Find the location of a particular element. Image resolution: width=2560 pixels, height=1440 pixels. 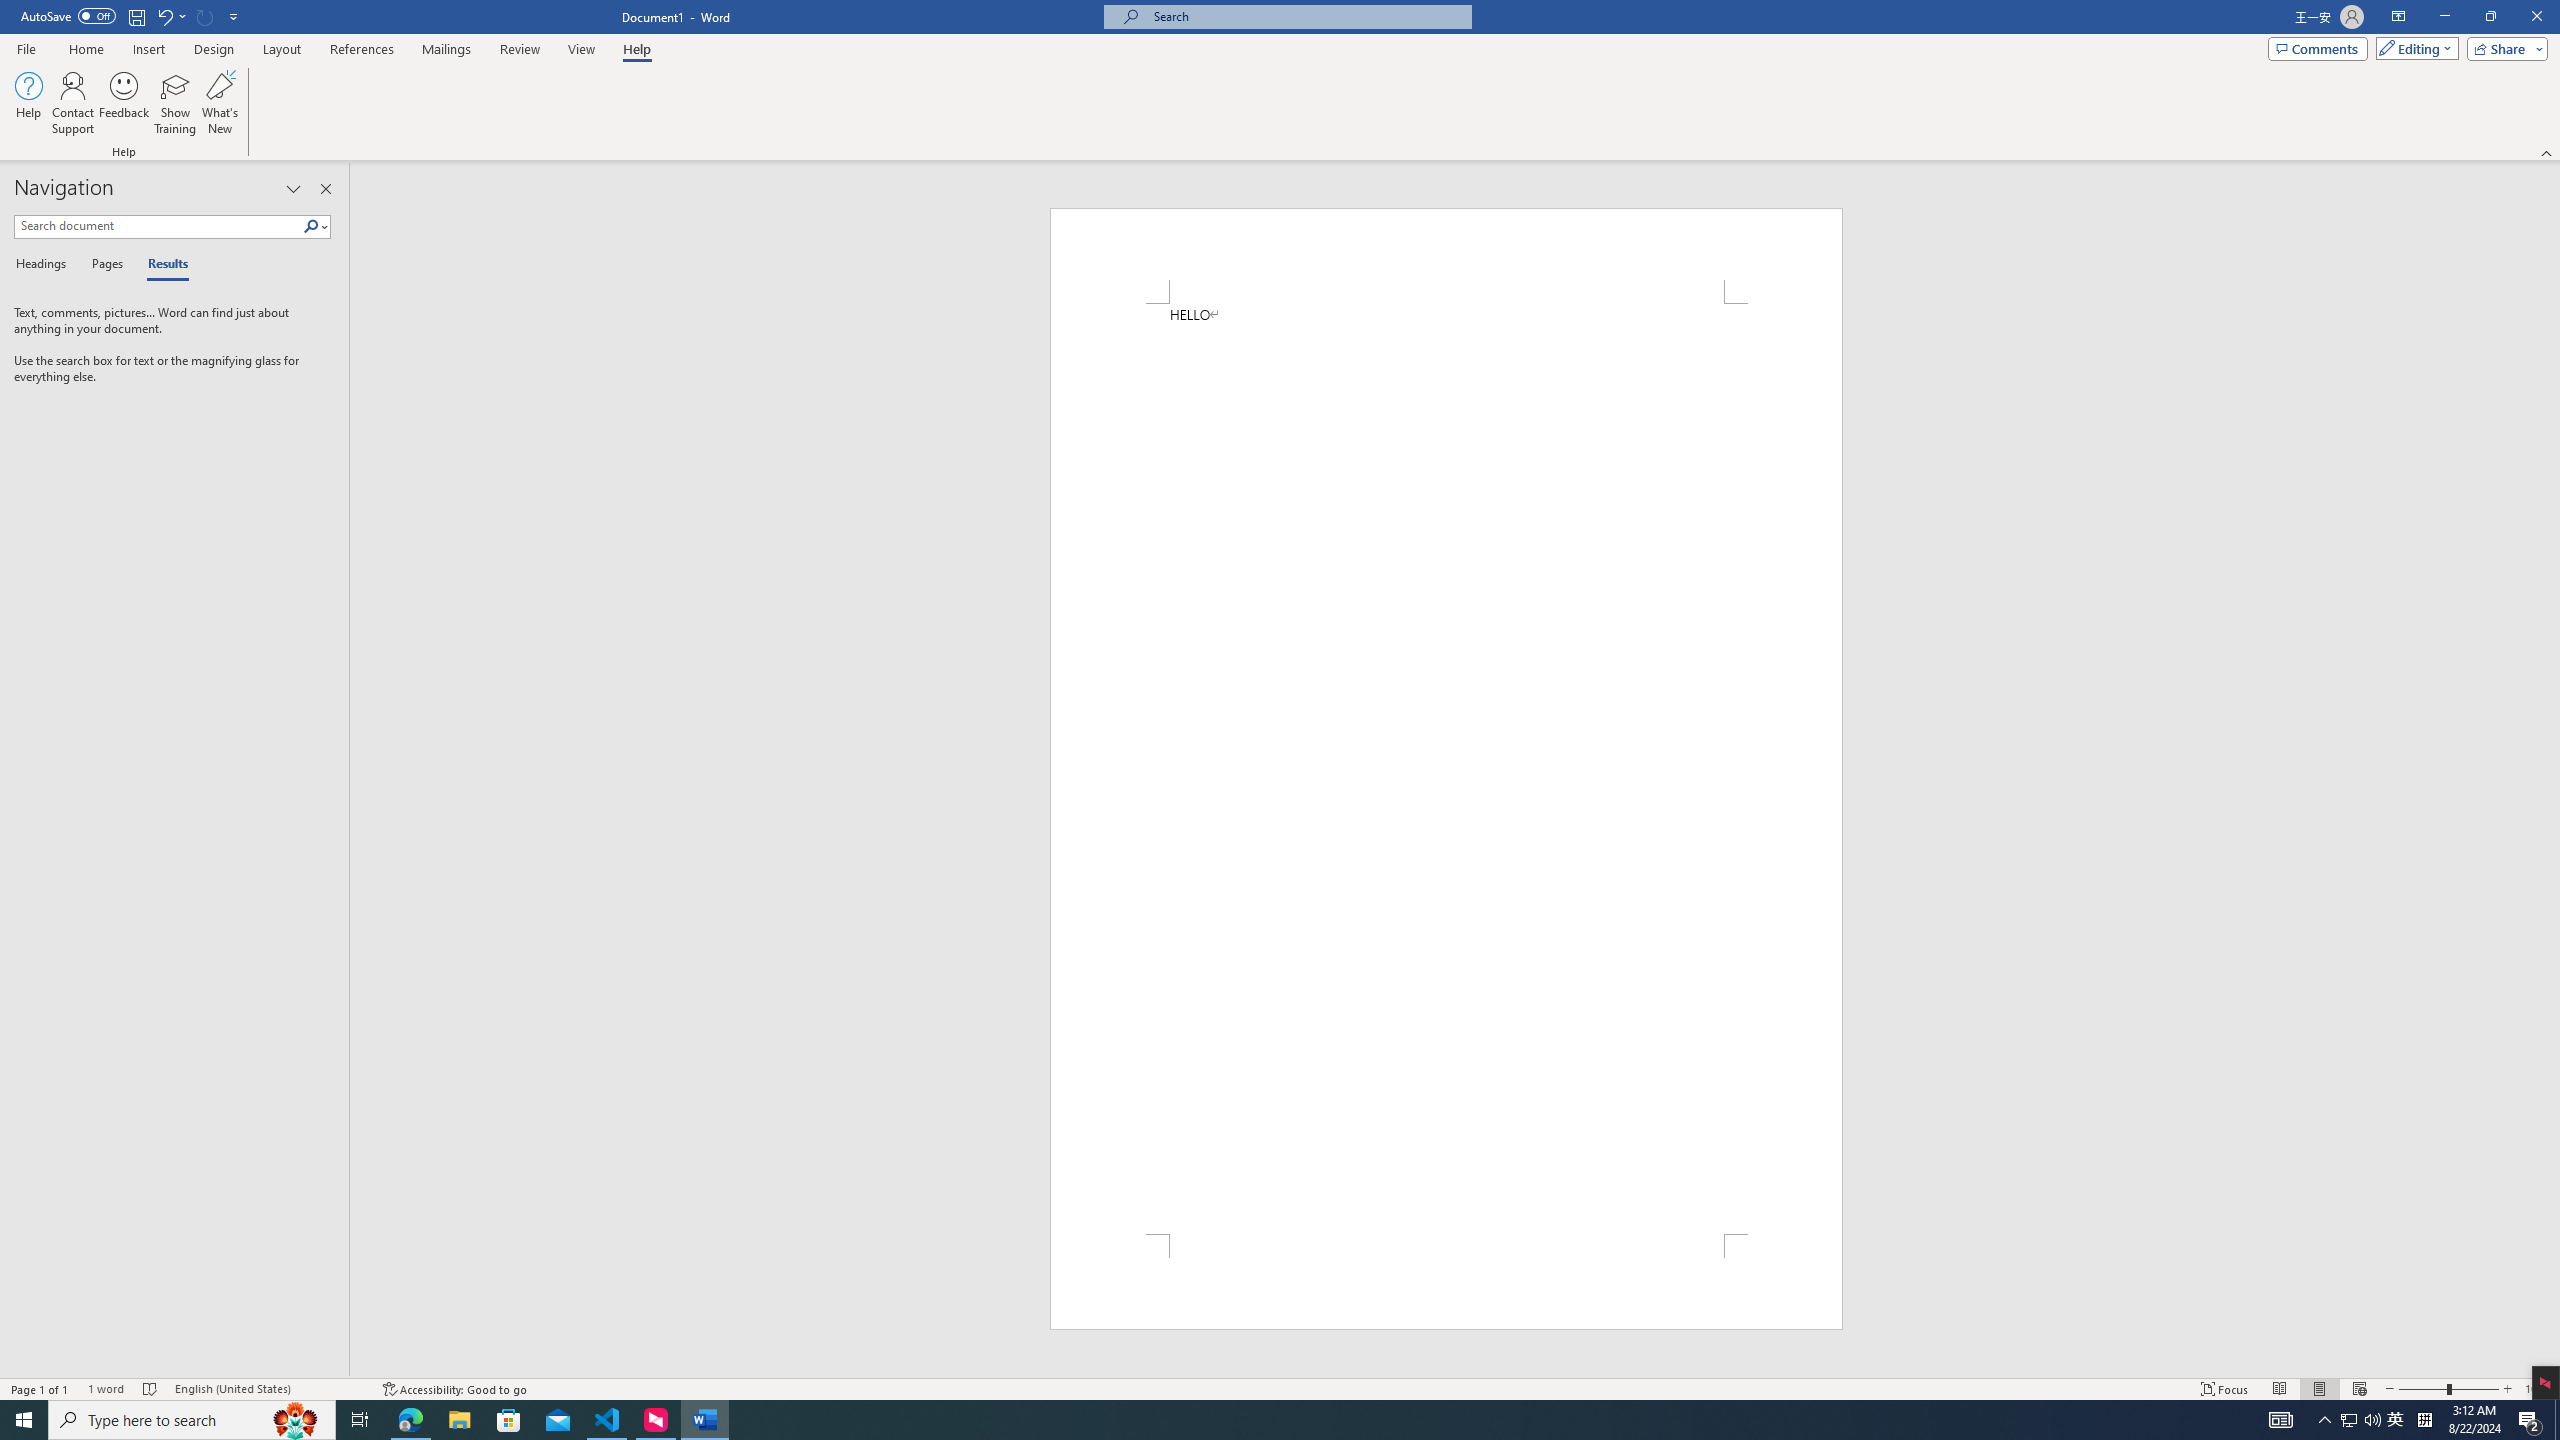

'View' is located at coordinates (582, 49).